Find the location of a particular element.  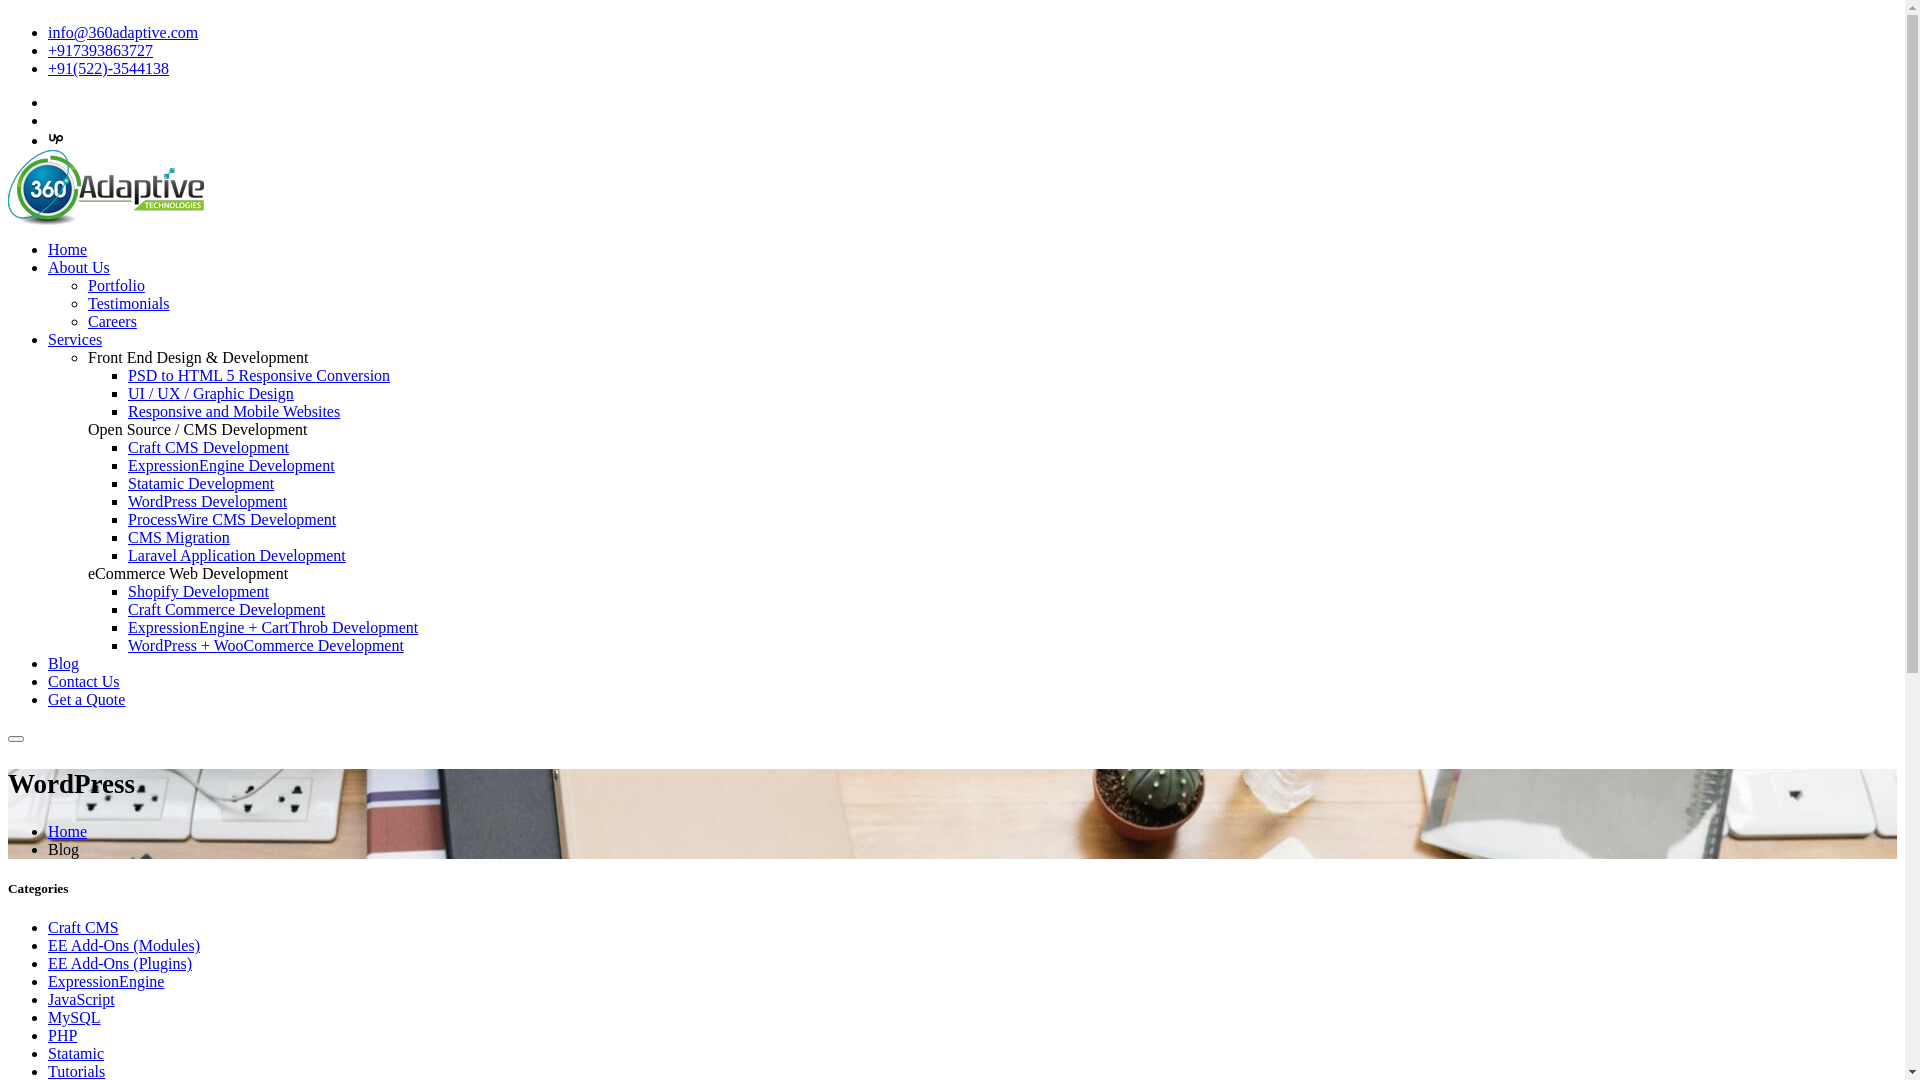

'EE Add-Ons (Modules)' is located at coordinates (48, 945).